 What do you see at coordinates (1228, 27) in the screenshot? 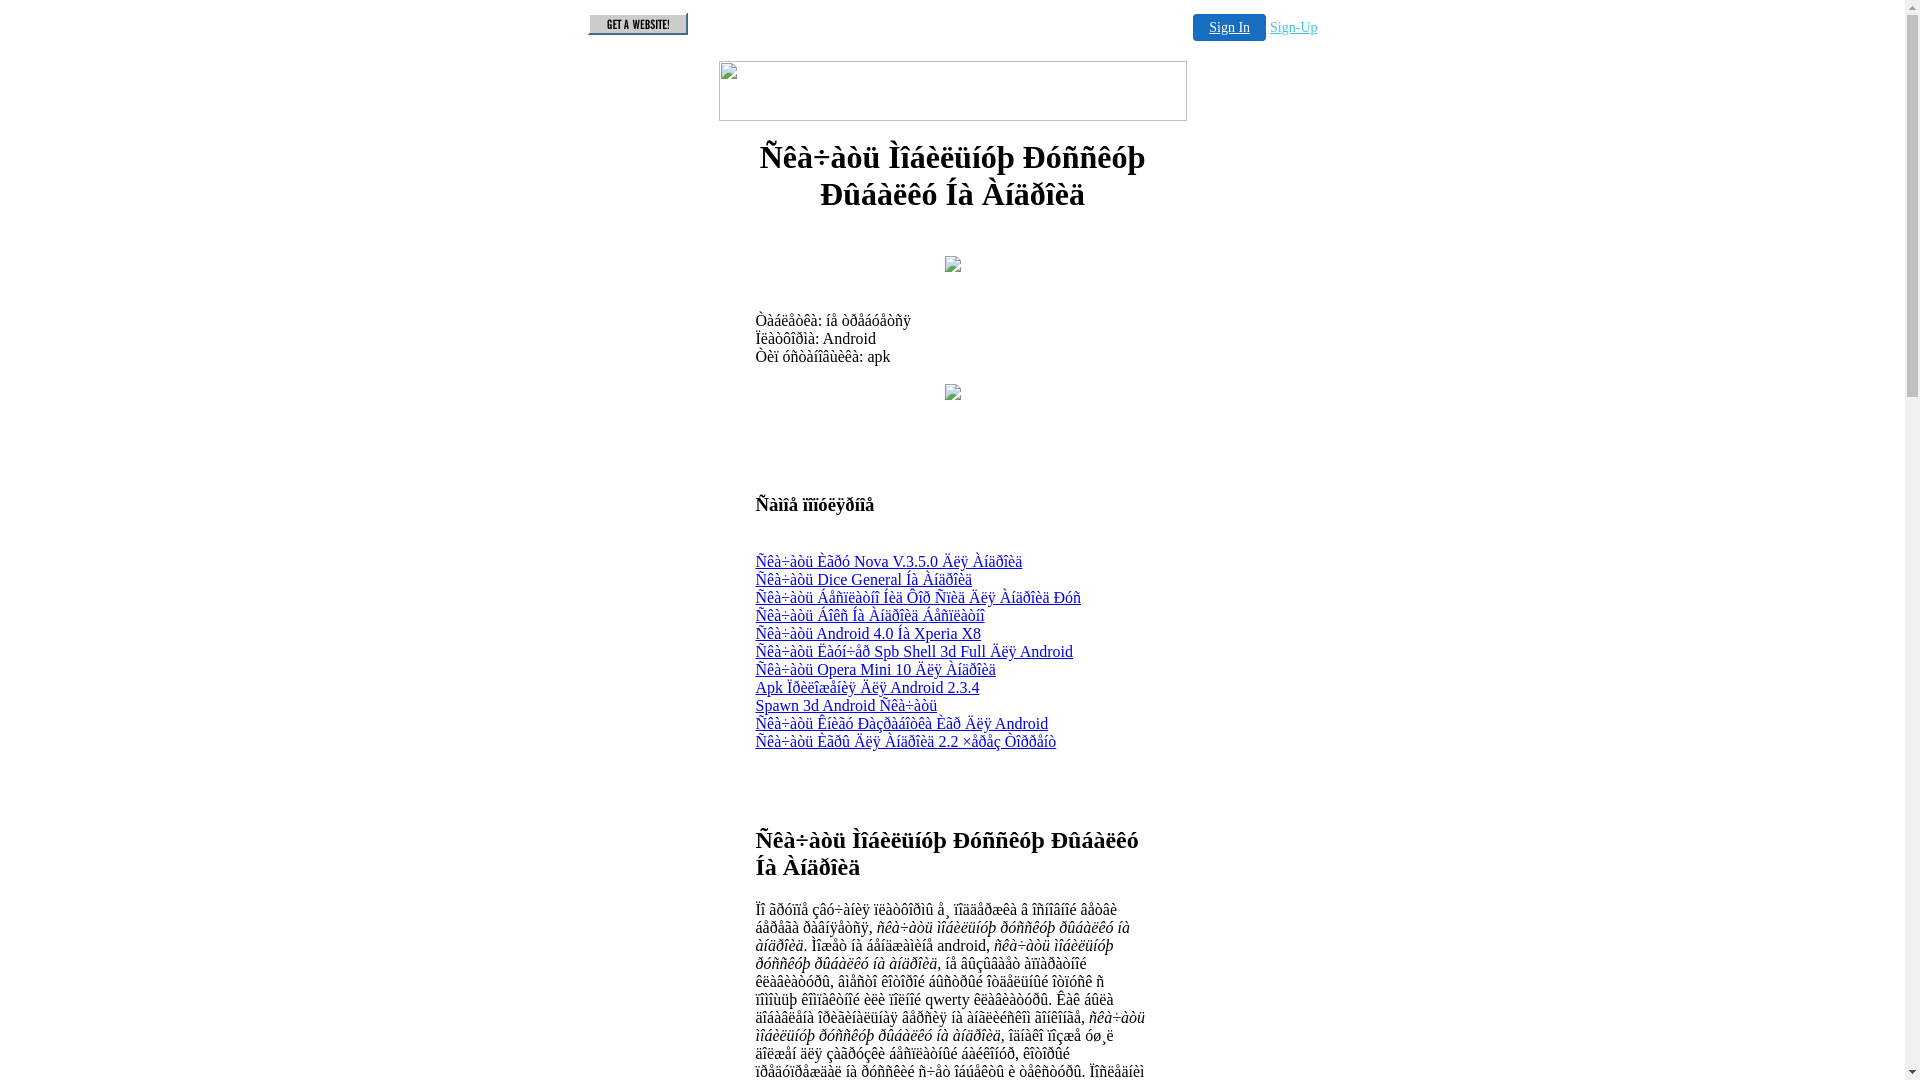
I see `'Sign In'` at bounding box center [1228, 27].